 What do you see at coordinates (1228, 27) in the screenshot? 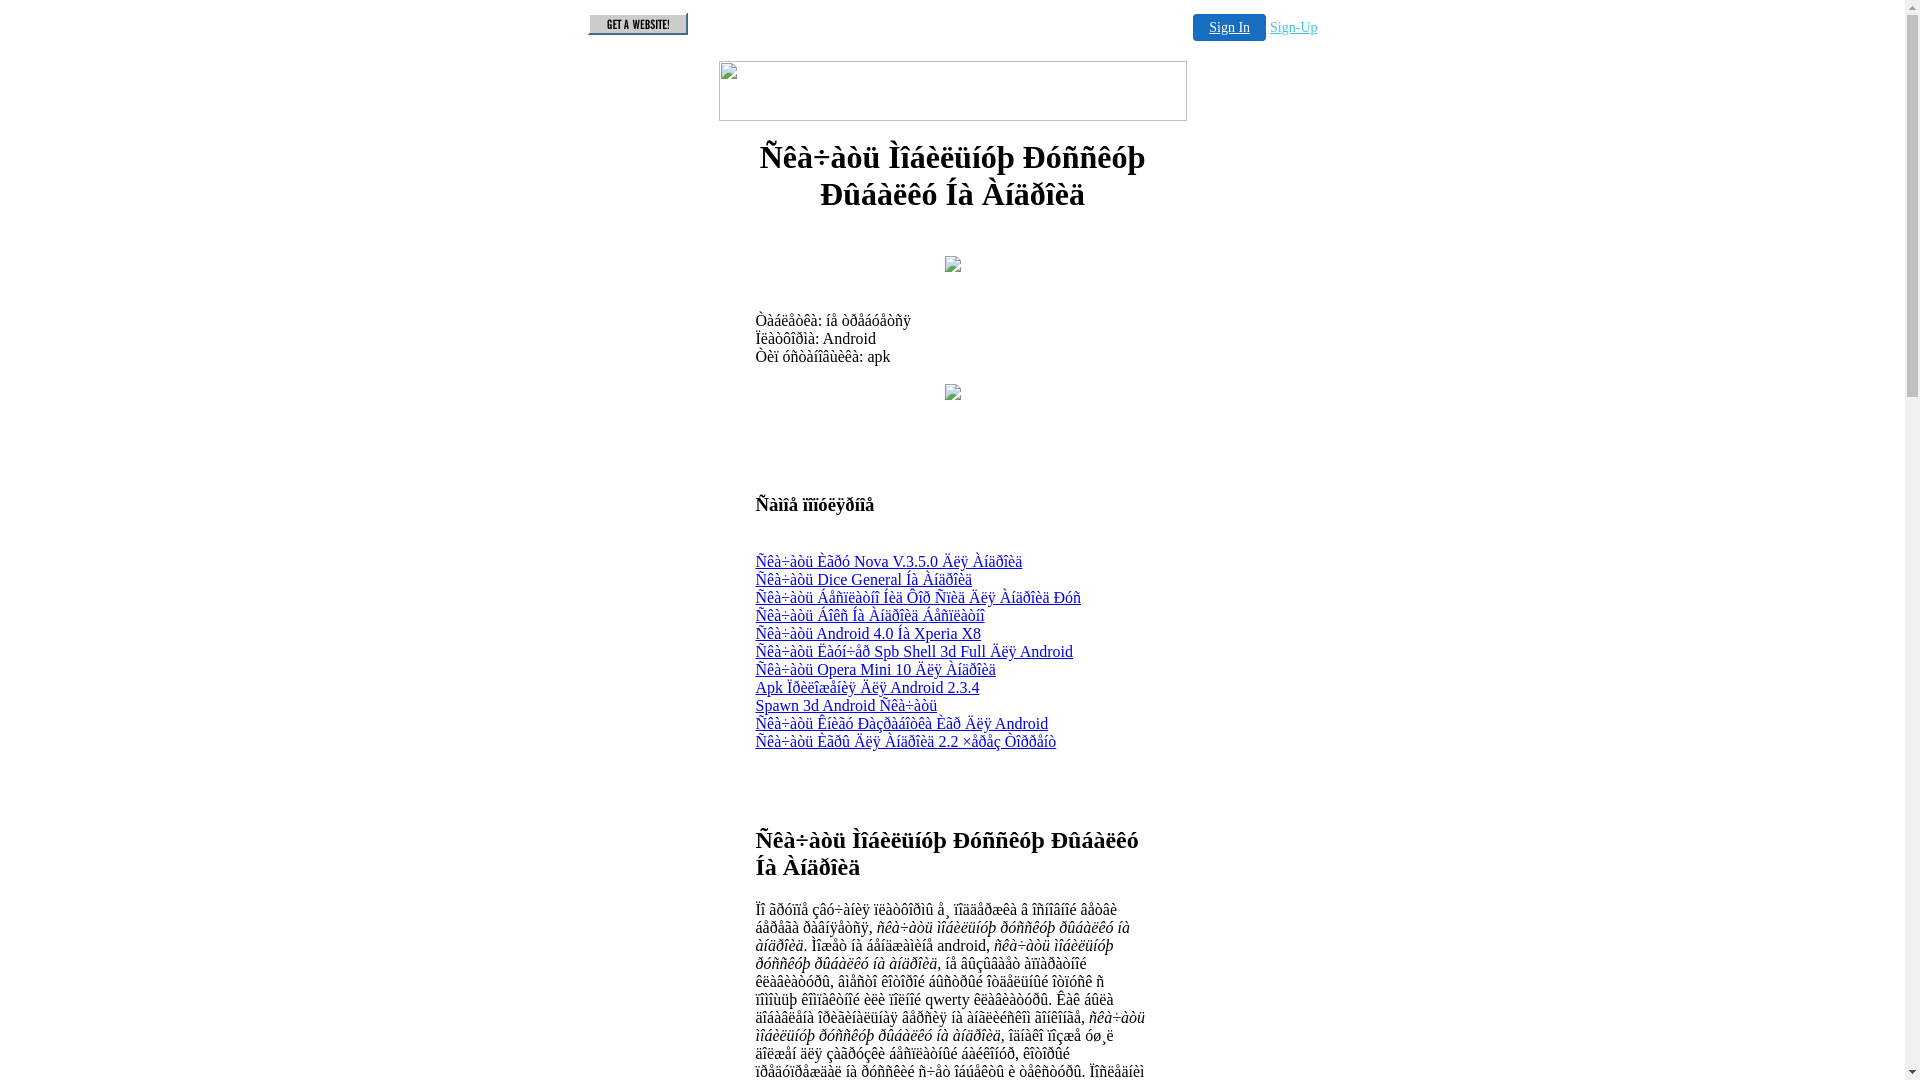
I see `'Sign In'` at bounding box center [1228, 27].